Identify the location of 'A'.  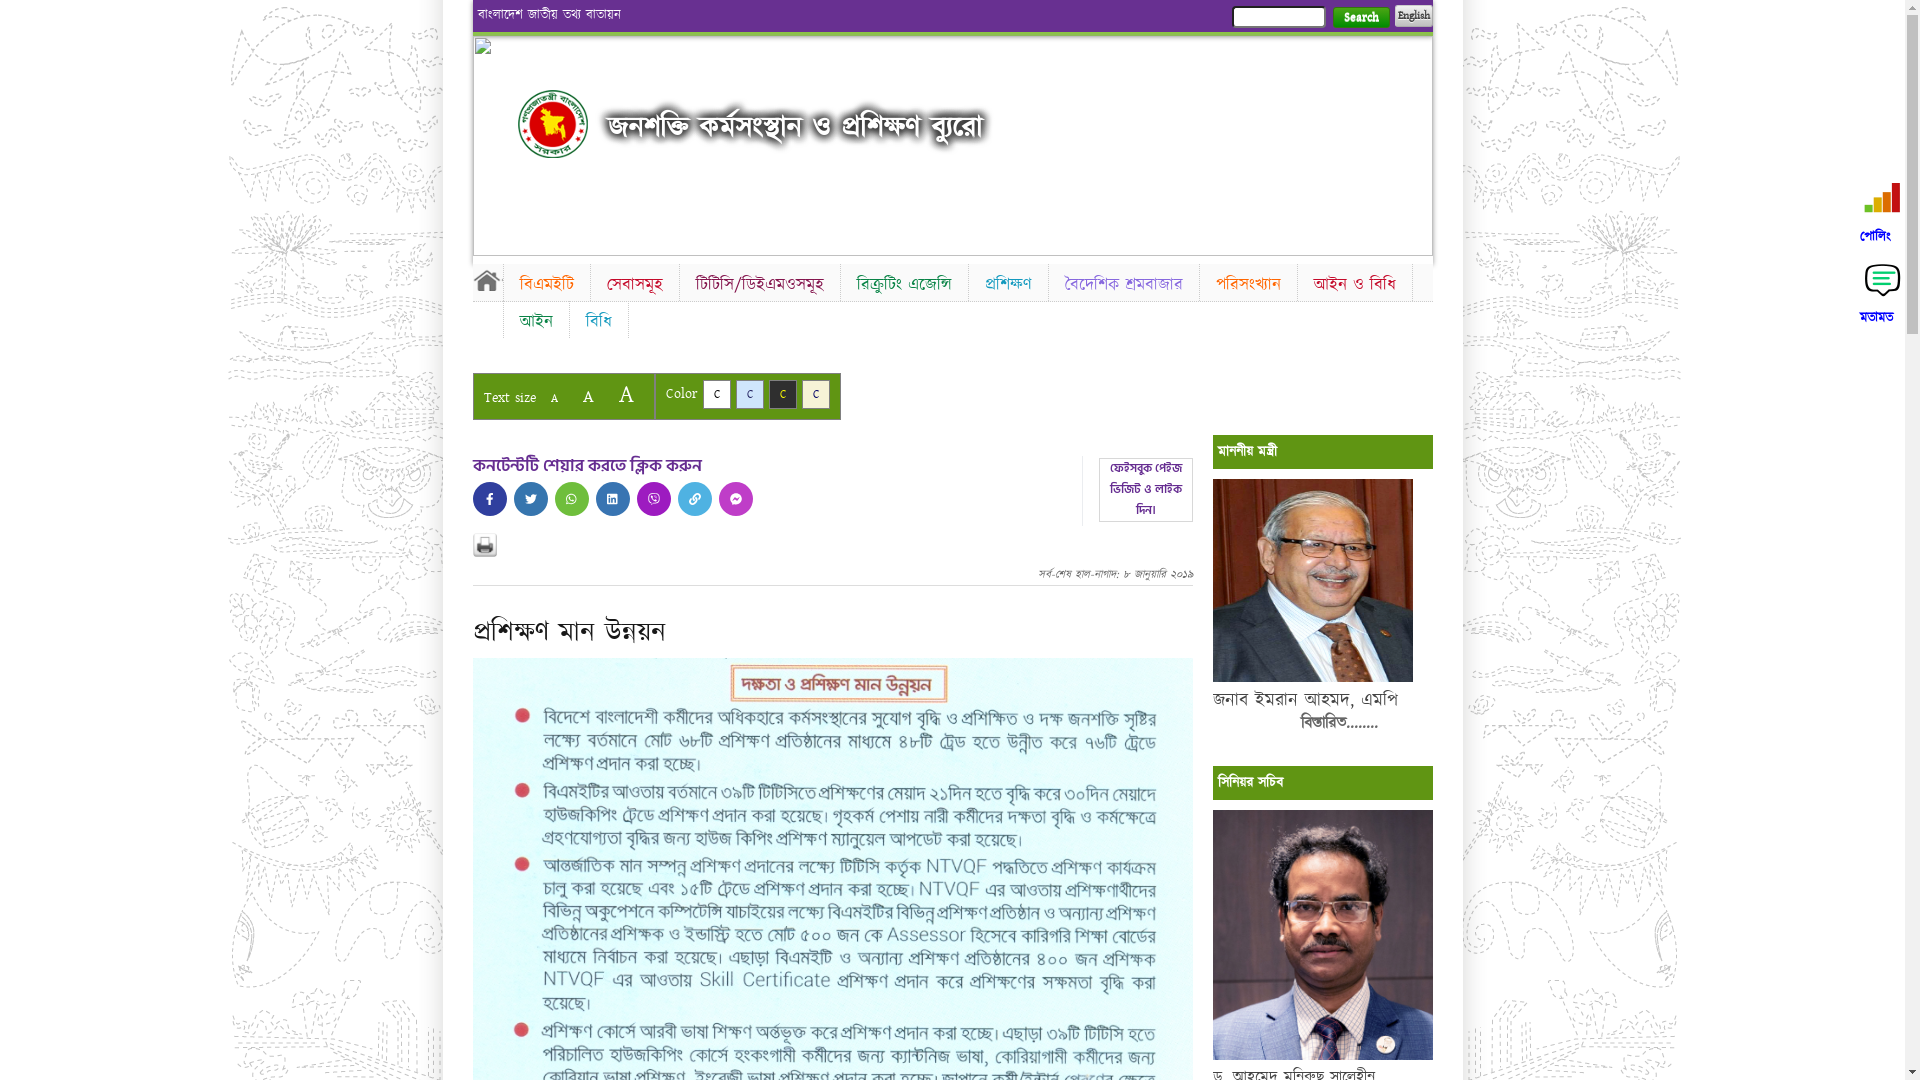
(624, 394).